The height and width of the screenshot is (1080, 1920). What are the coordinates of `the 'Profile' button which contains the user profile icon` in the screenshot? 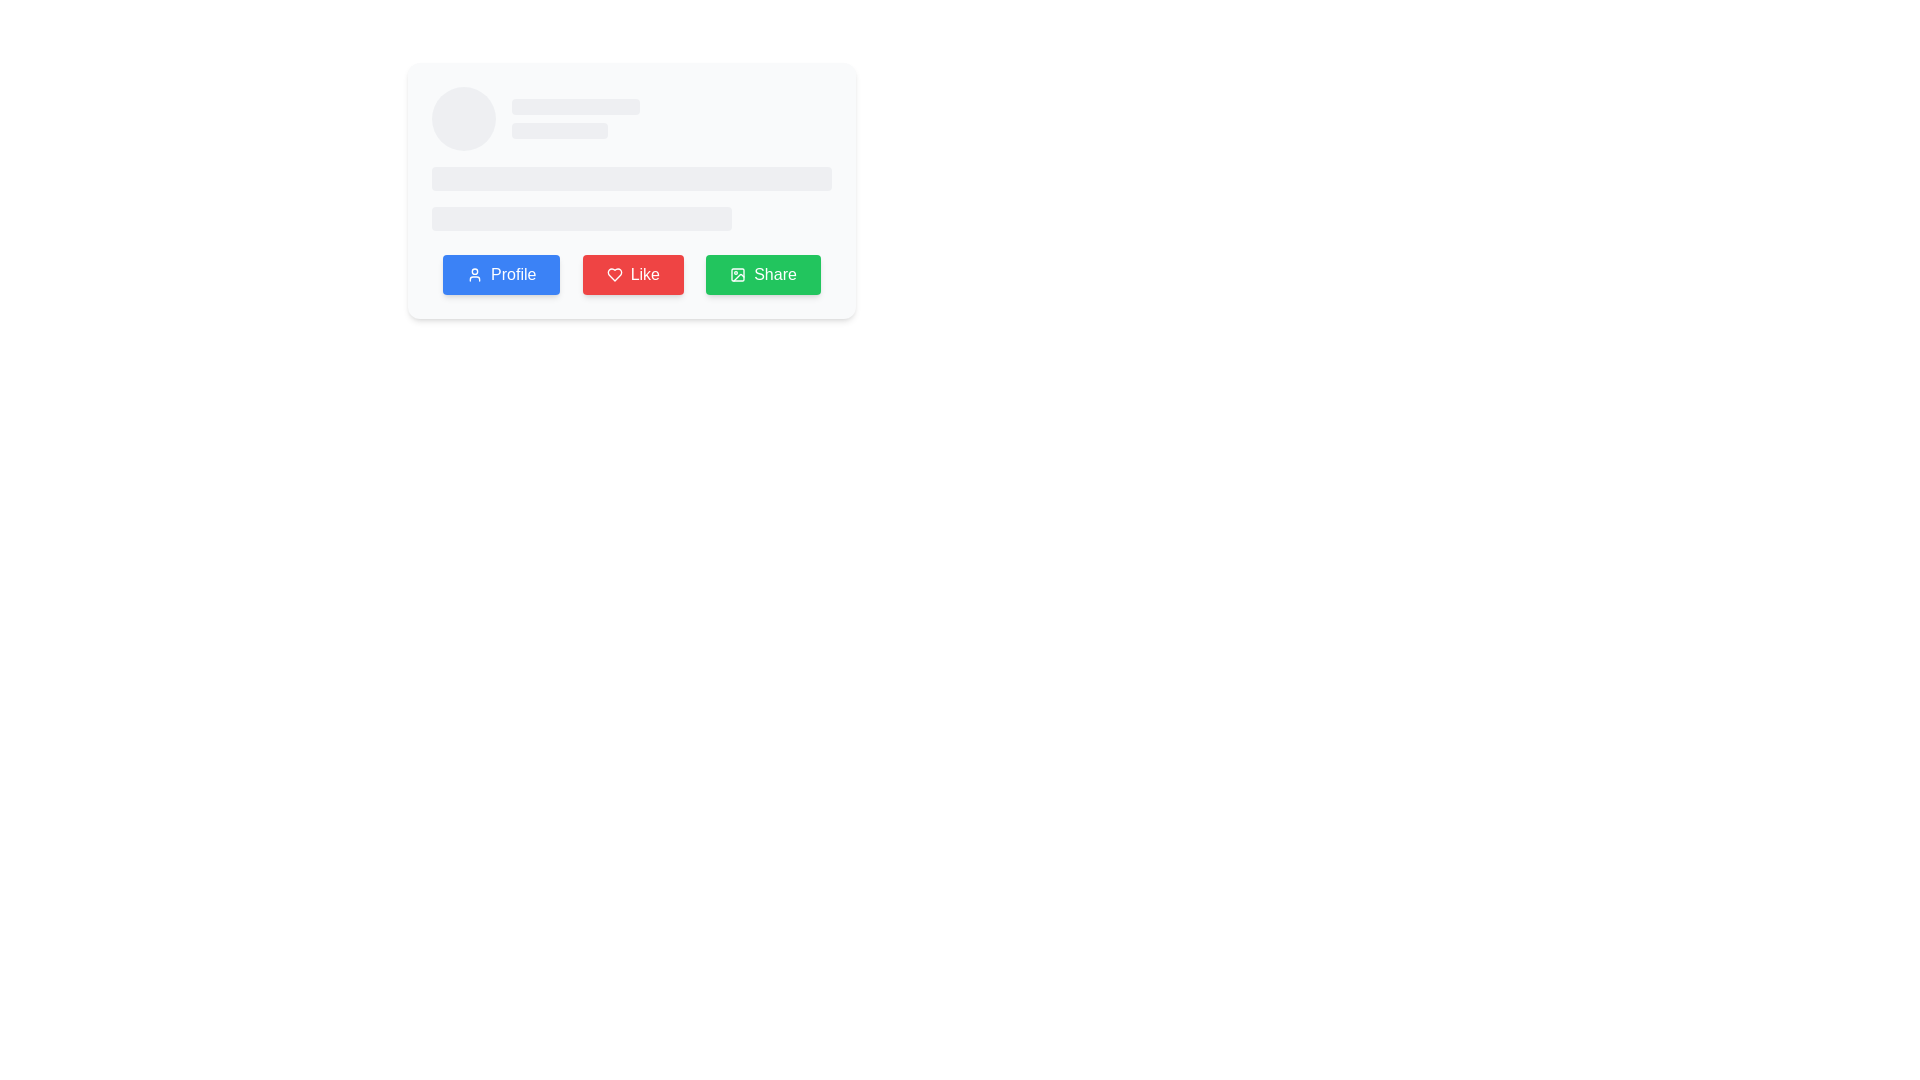 It's located at (474, 274).